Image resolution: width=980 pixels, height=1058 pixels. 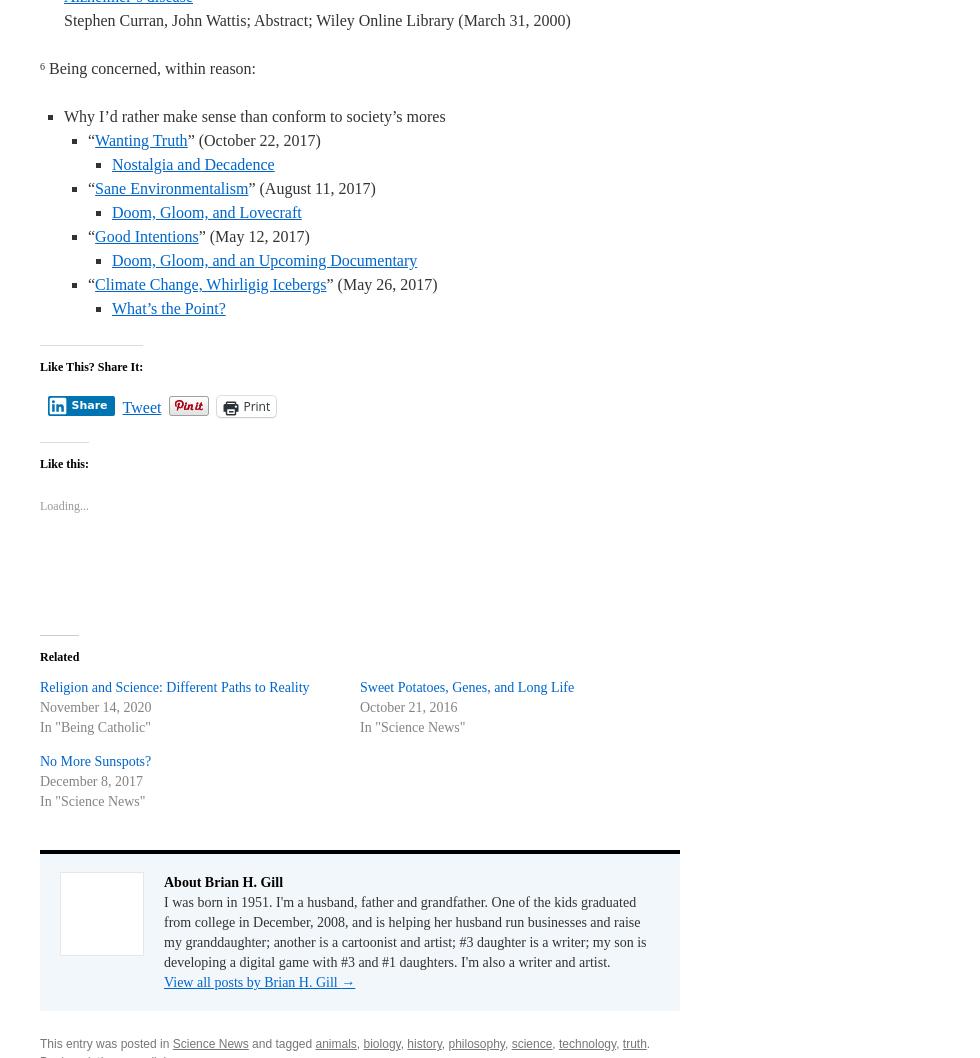 What do you see at coordinates (91, 367) in the screenshot?
I see `'Like This? Share It:'` at bounding box center [91, 367].